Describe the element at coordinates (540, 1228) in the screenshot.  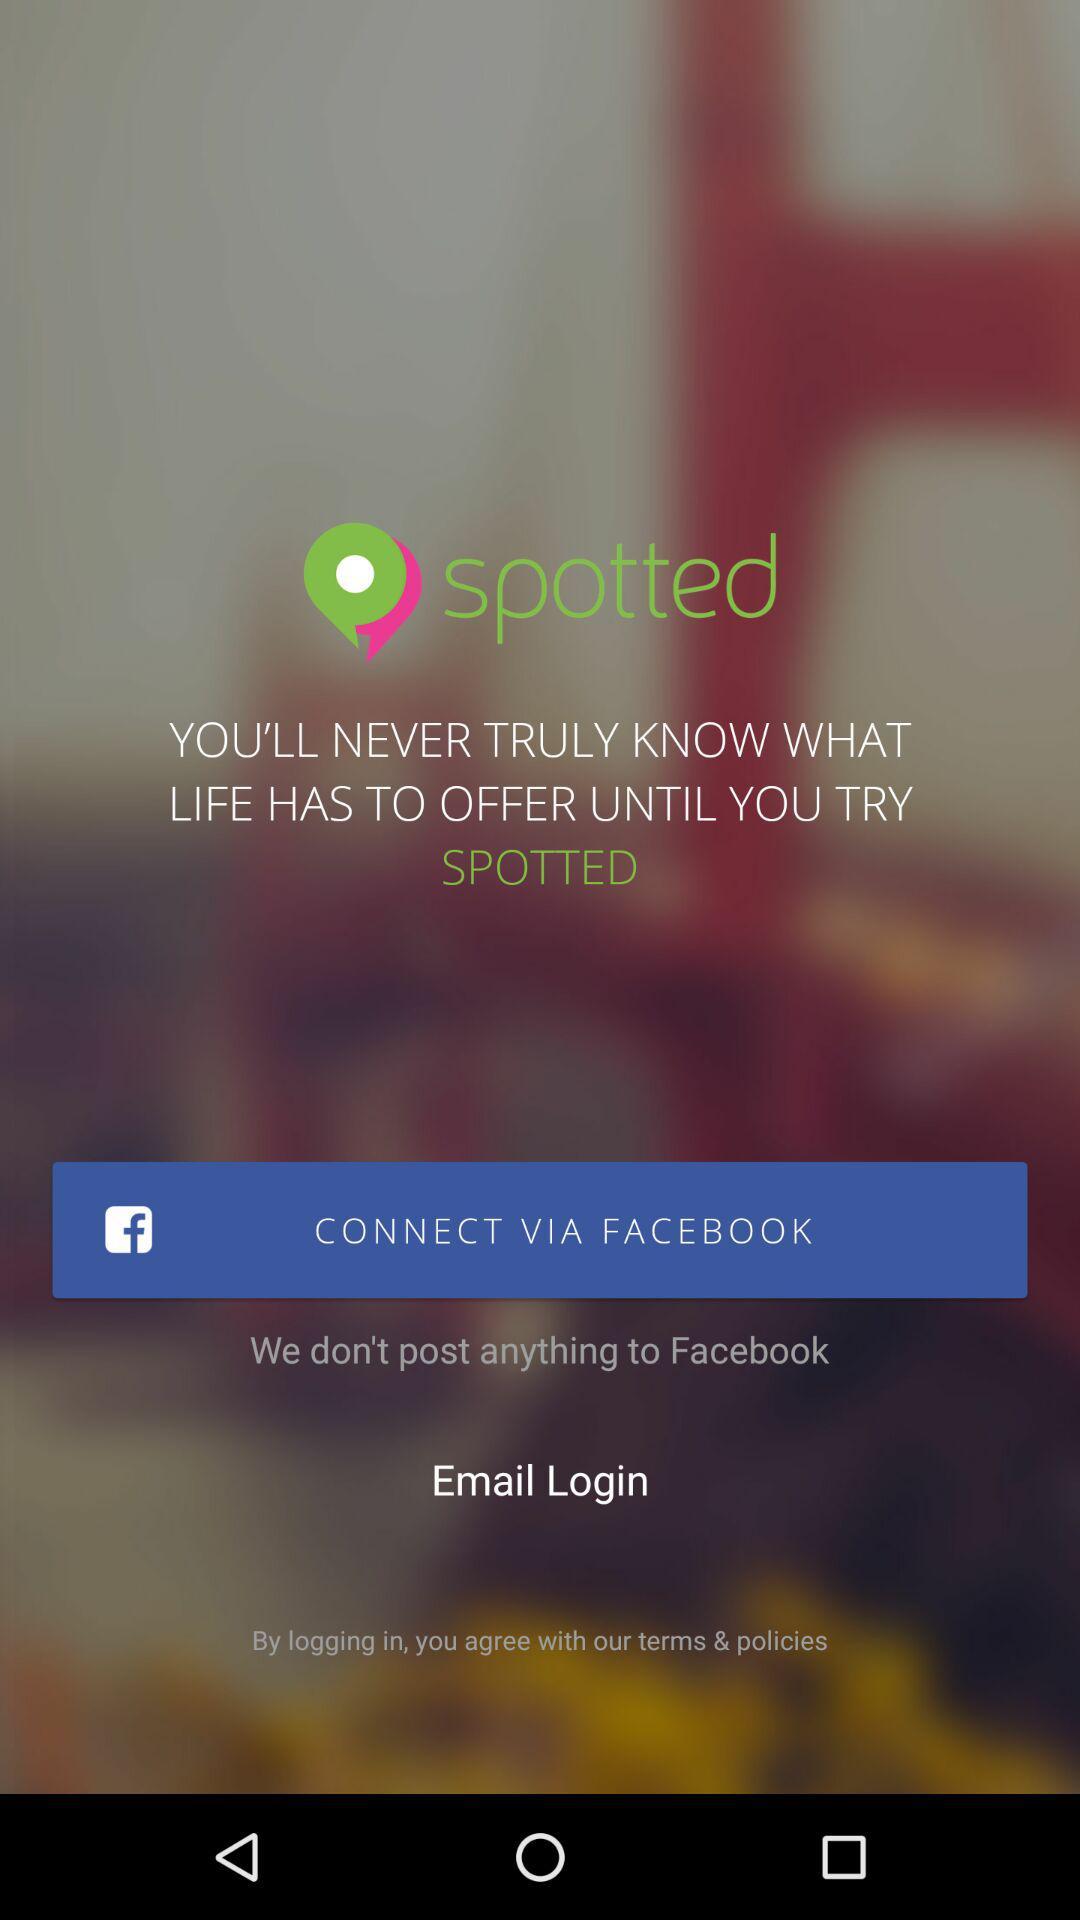
I see `connect via facebook icon` at that location.